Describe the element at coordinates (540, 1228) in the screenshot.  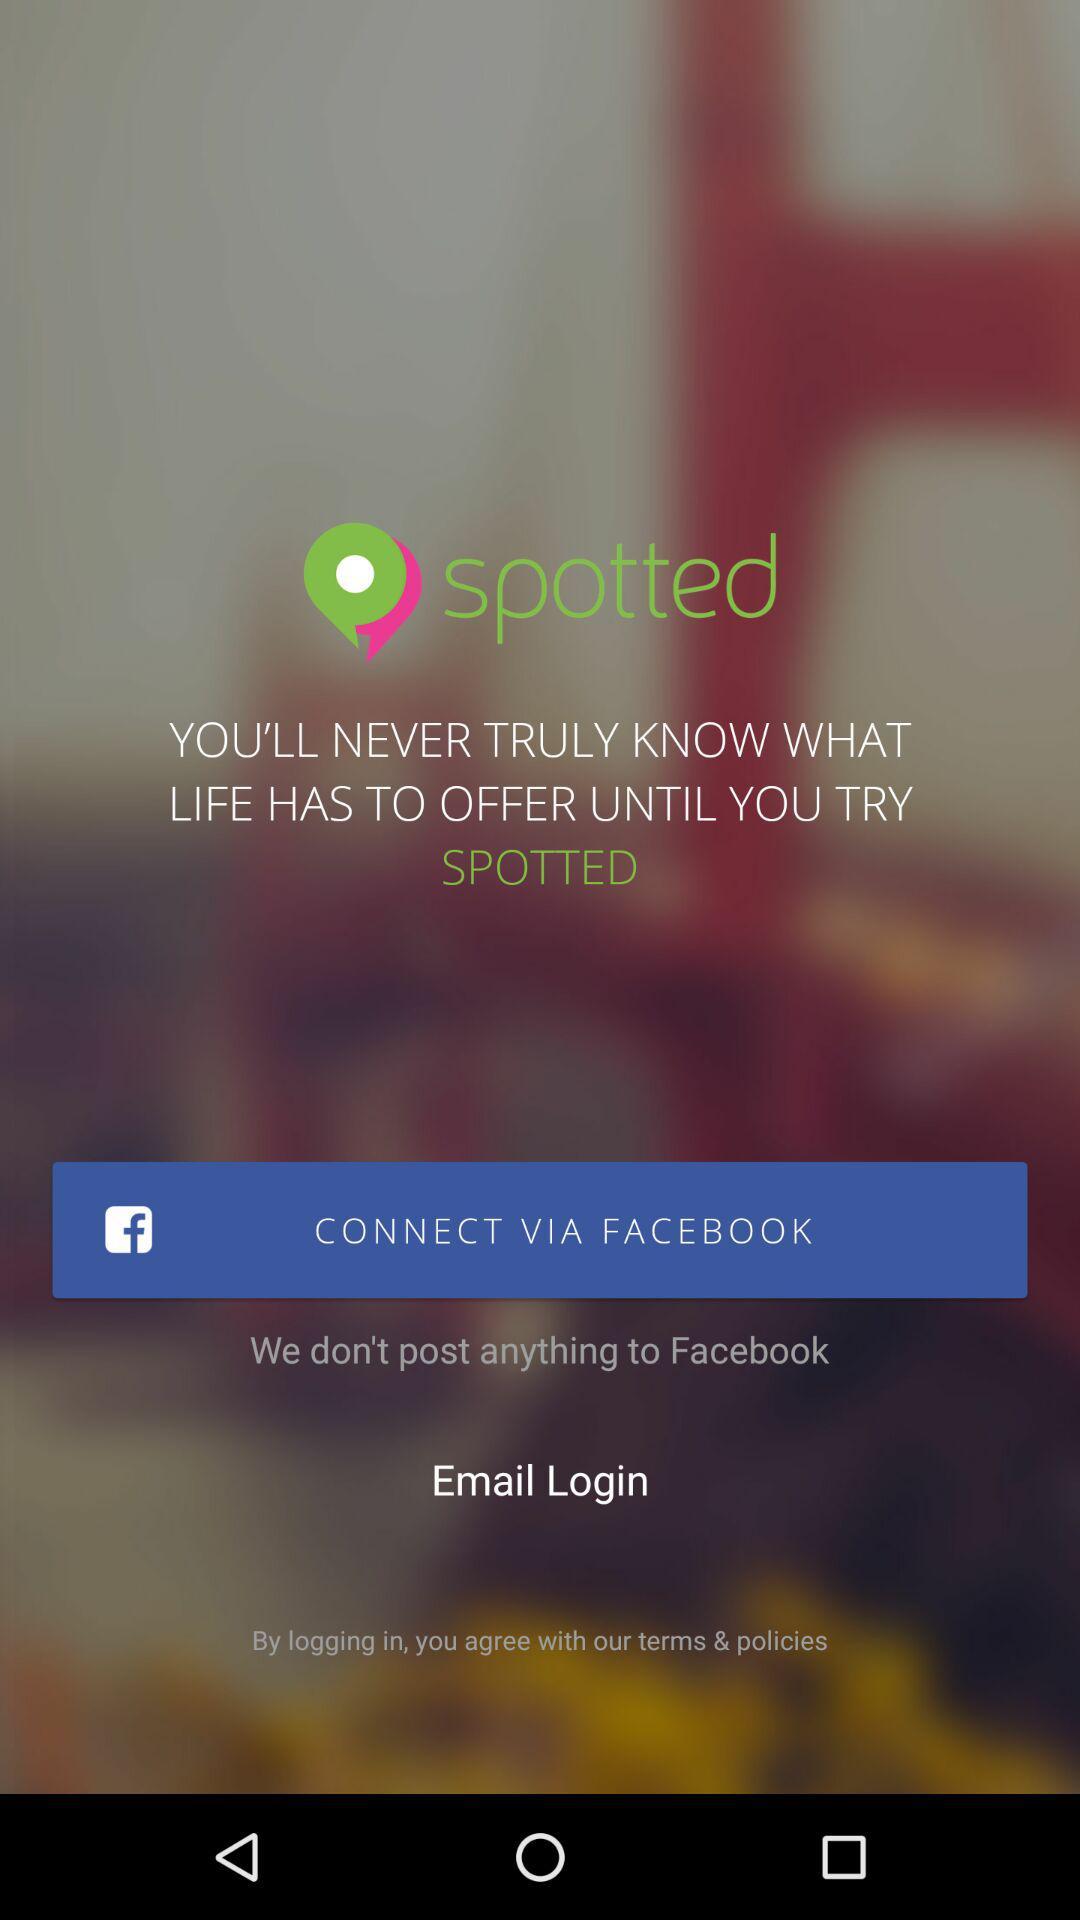
I see `connect via facebook icon` at that location.